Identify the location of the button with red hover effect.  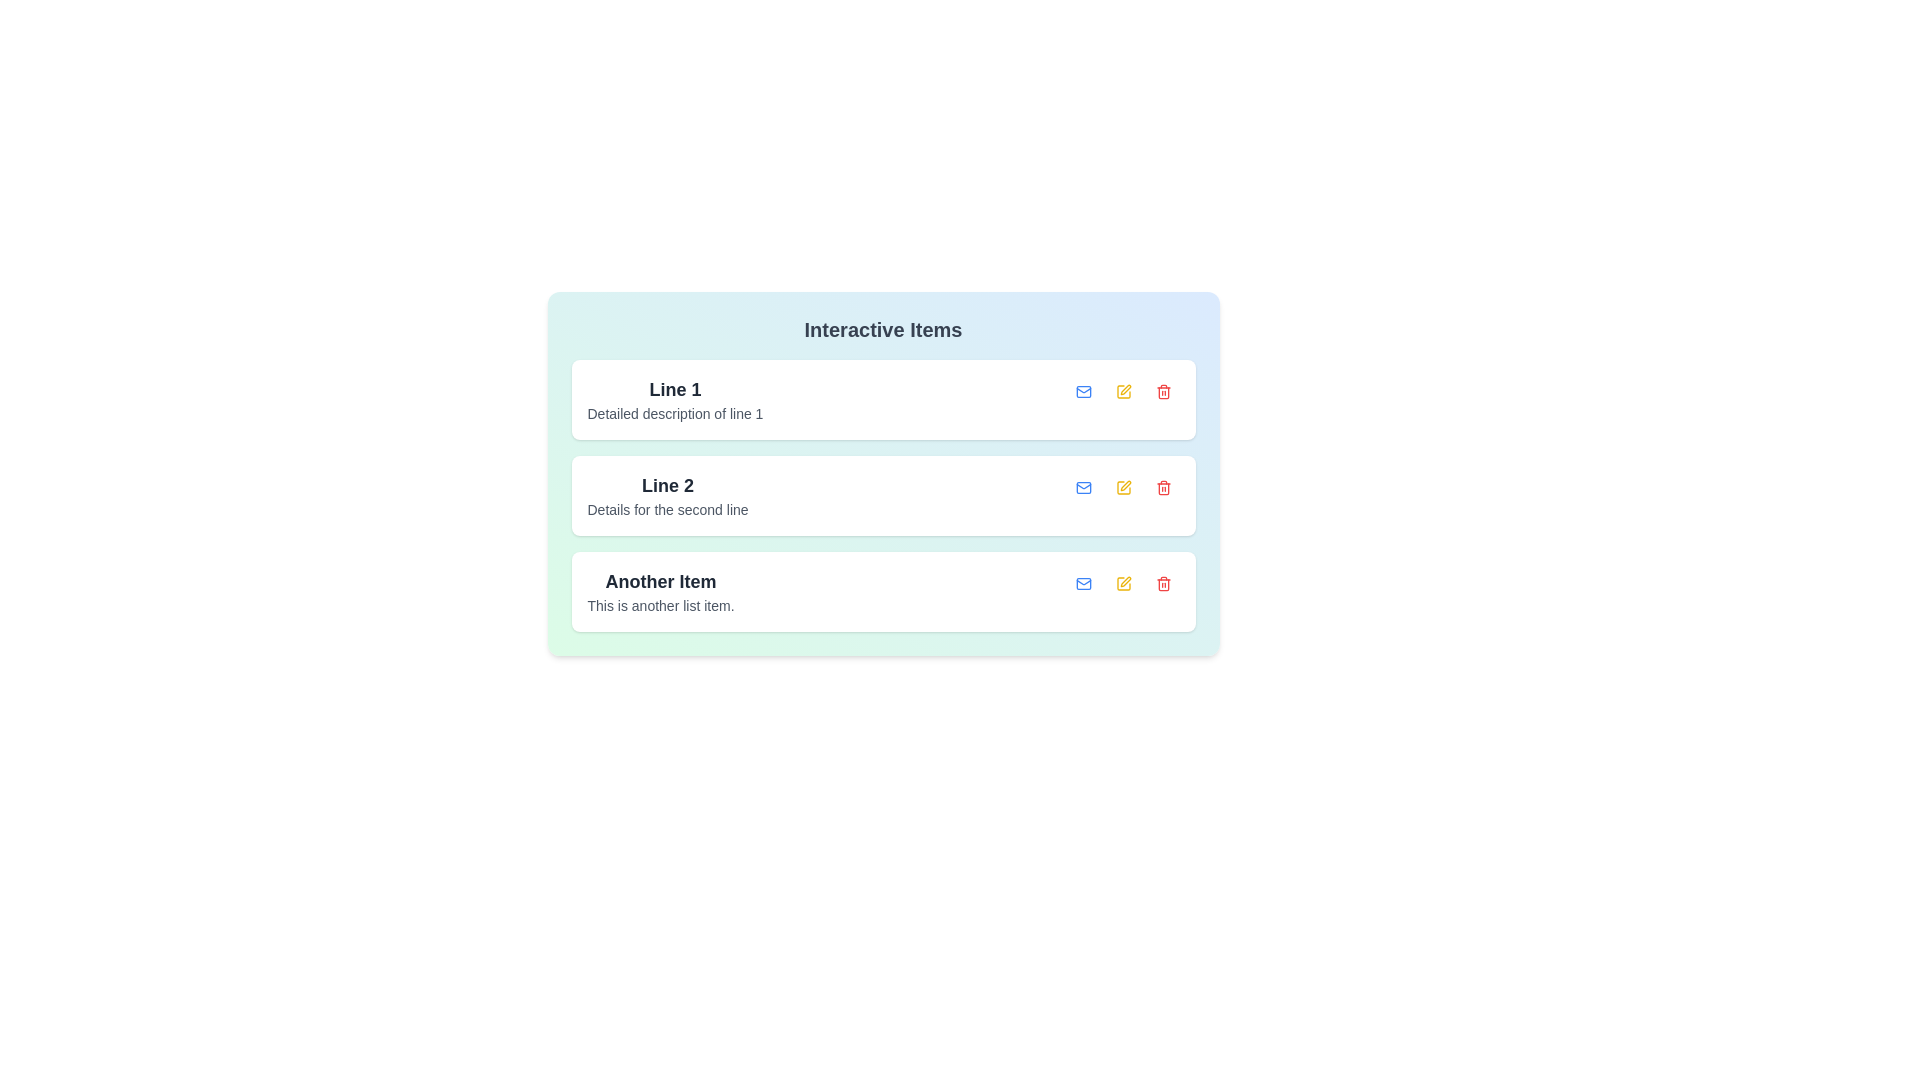
(1163, 392).